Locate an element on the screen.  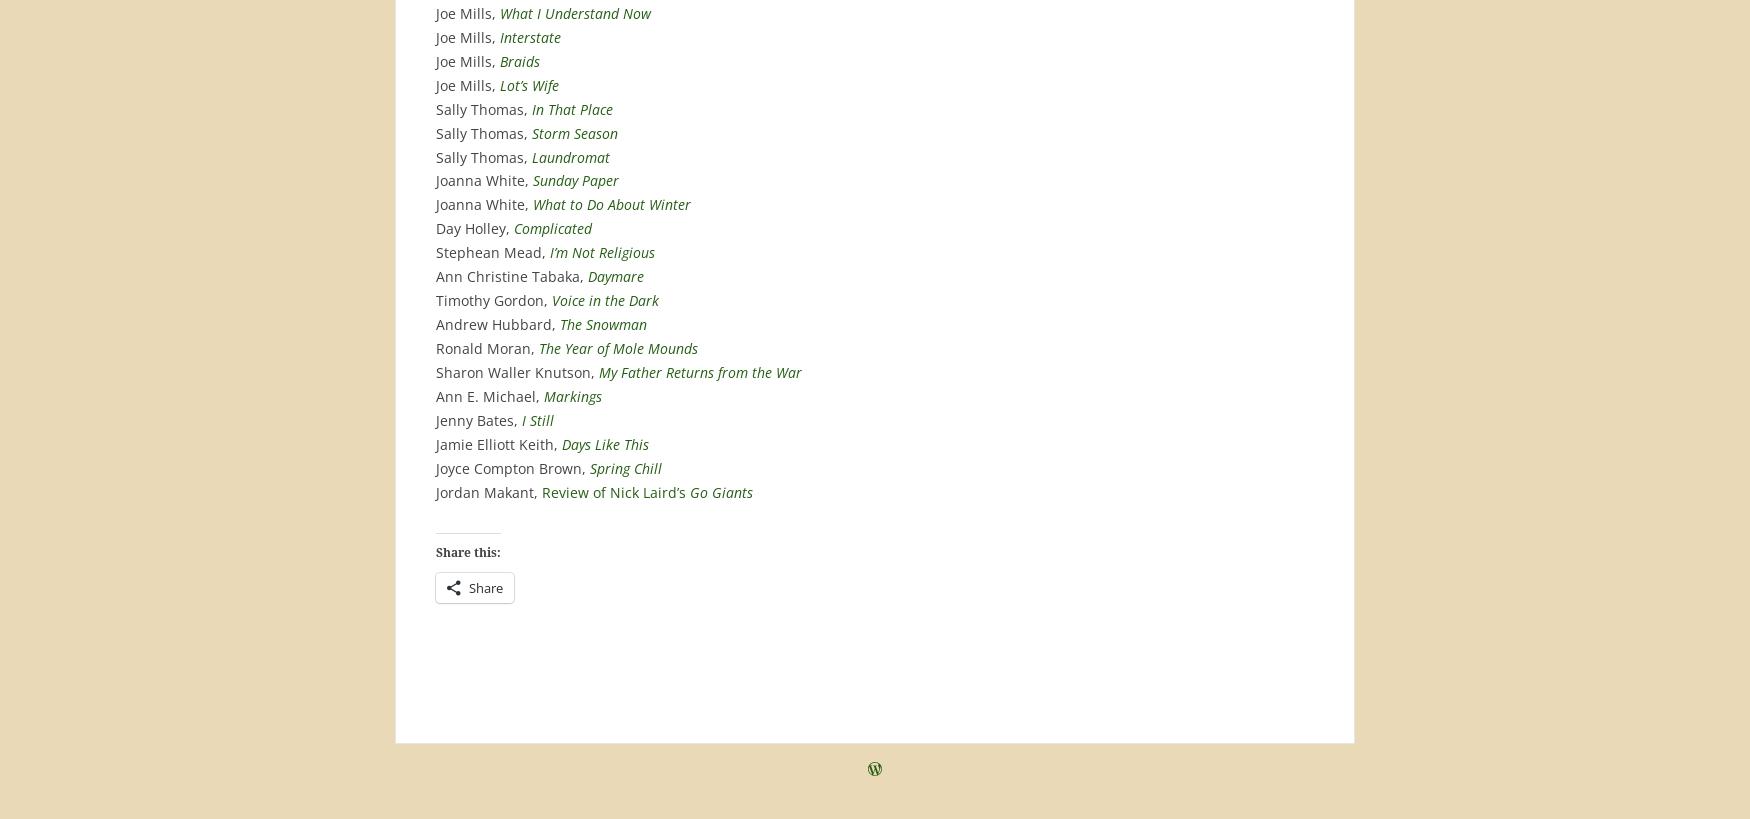
'Laundromat' is located at coordinates (571, 155).